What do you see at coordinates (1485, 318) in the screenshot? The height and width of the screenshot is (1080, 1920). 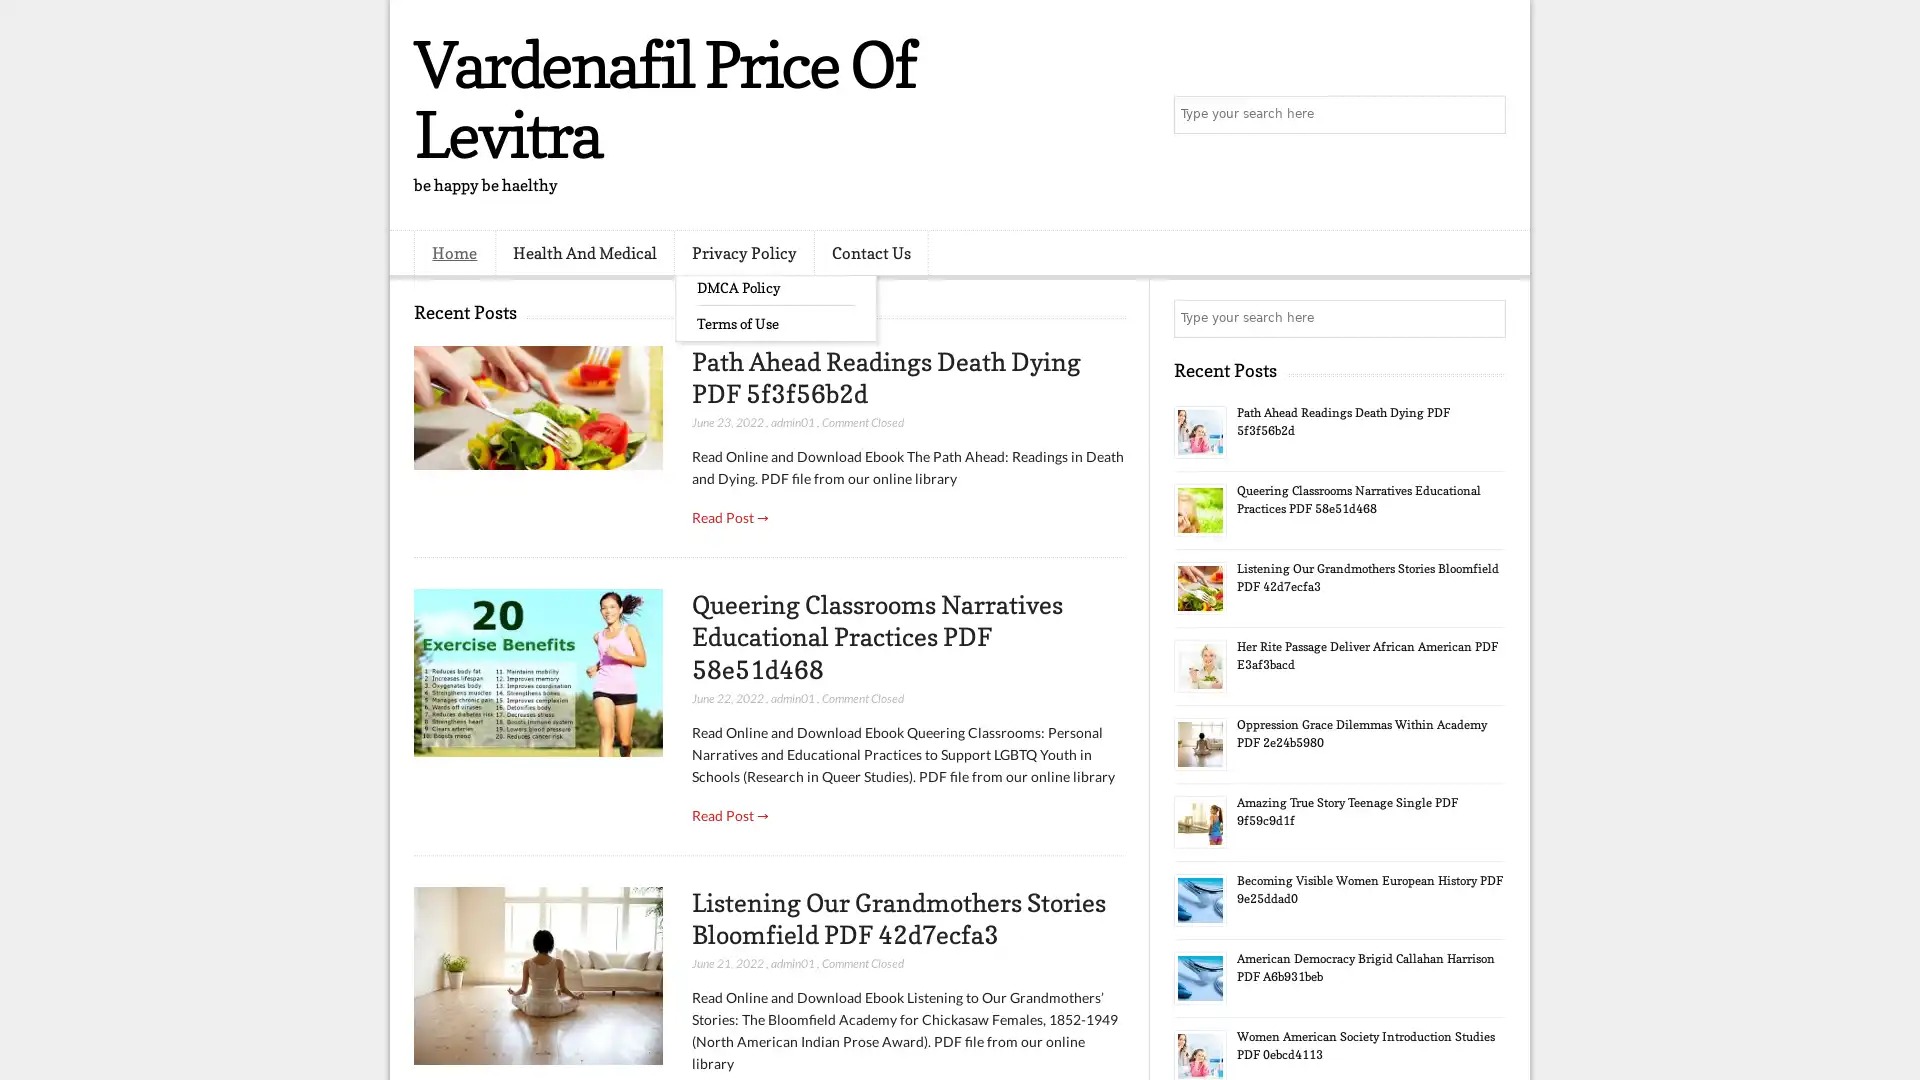 I see `Search` at bounding box center [1485, 318].